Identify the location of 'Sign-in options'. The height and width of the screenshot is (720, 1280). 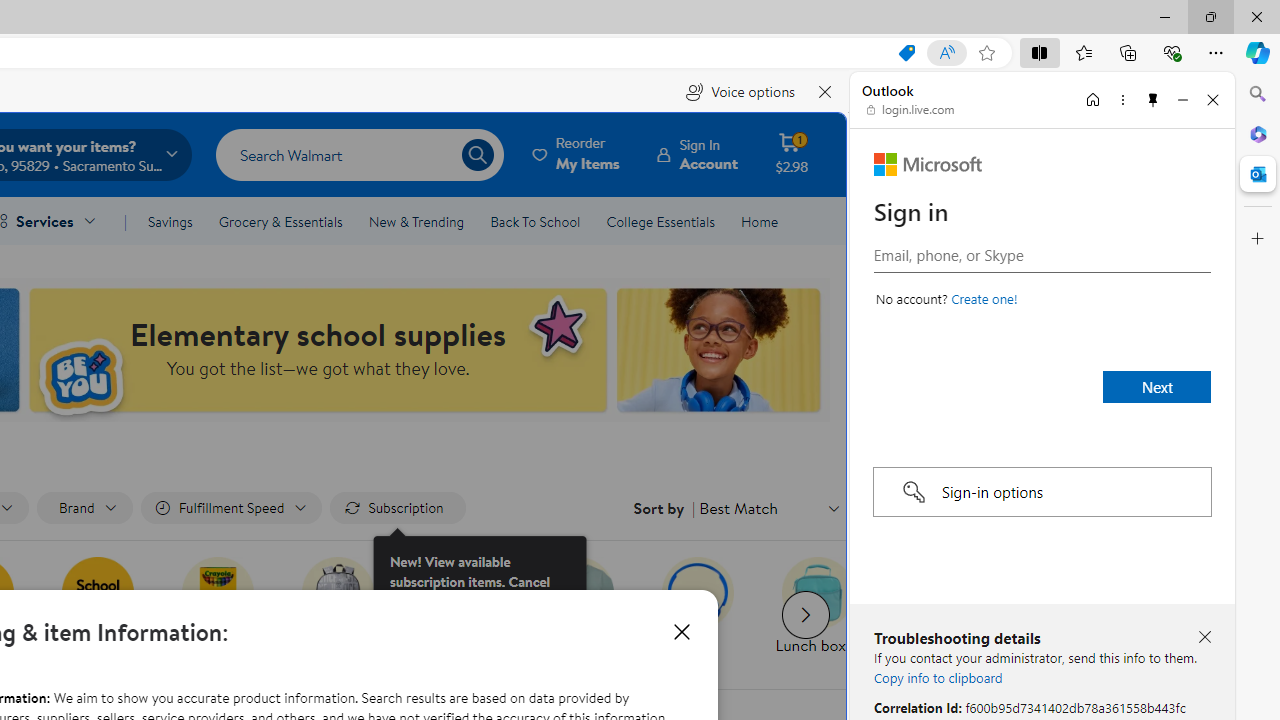
(1041, 492).